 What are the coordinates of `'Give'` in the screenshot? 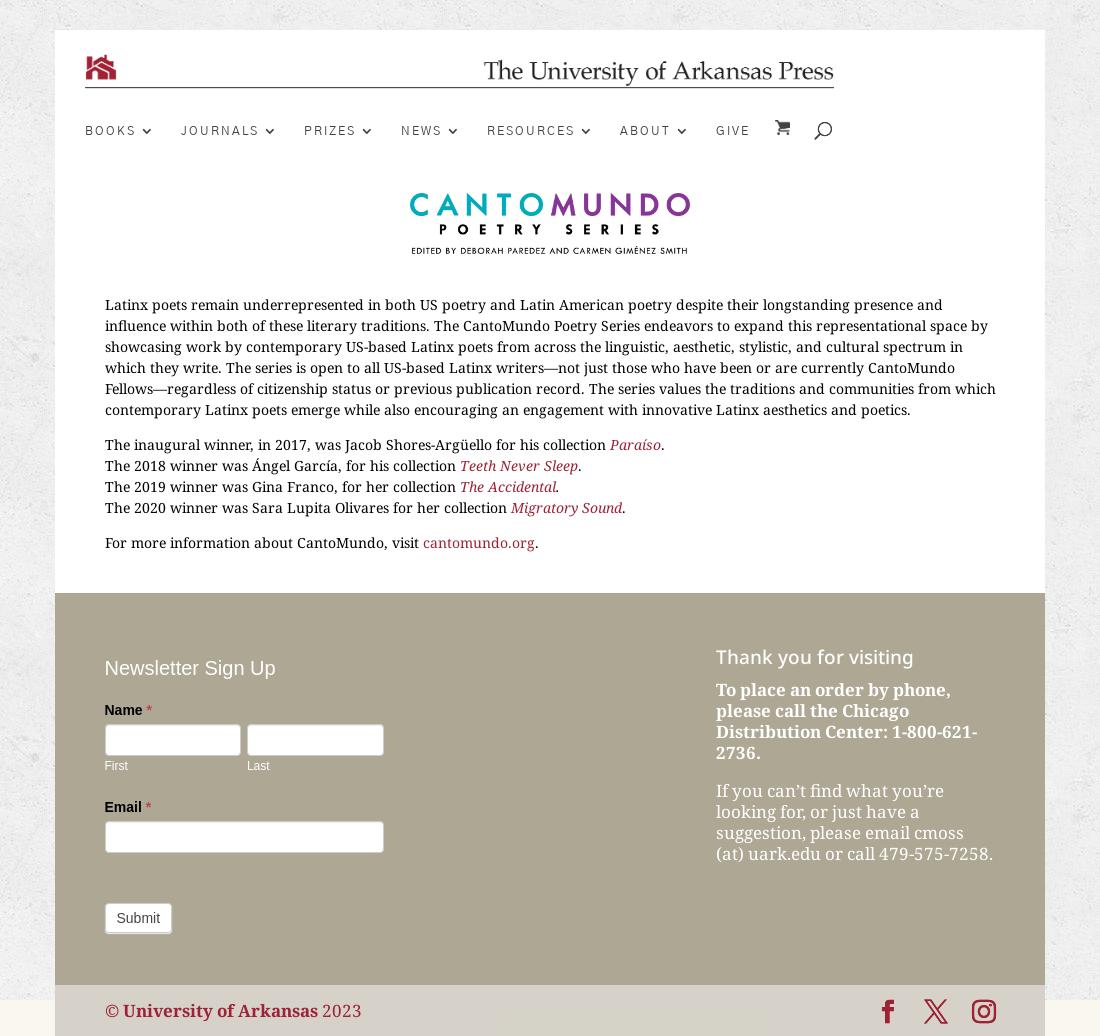 It's located at (732, 130).